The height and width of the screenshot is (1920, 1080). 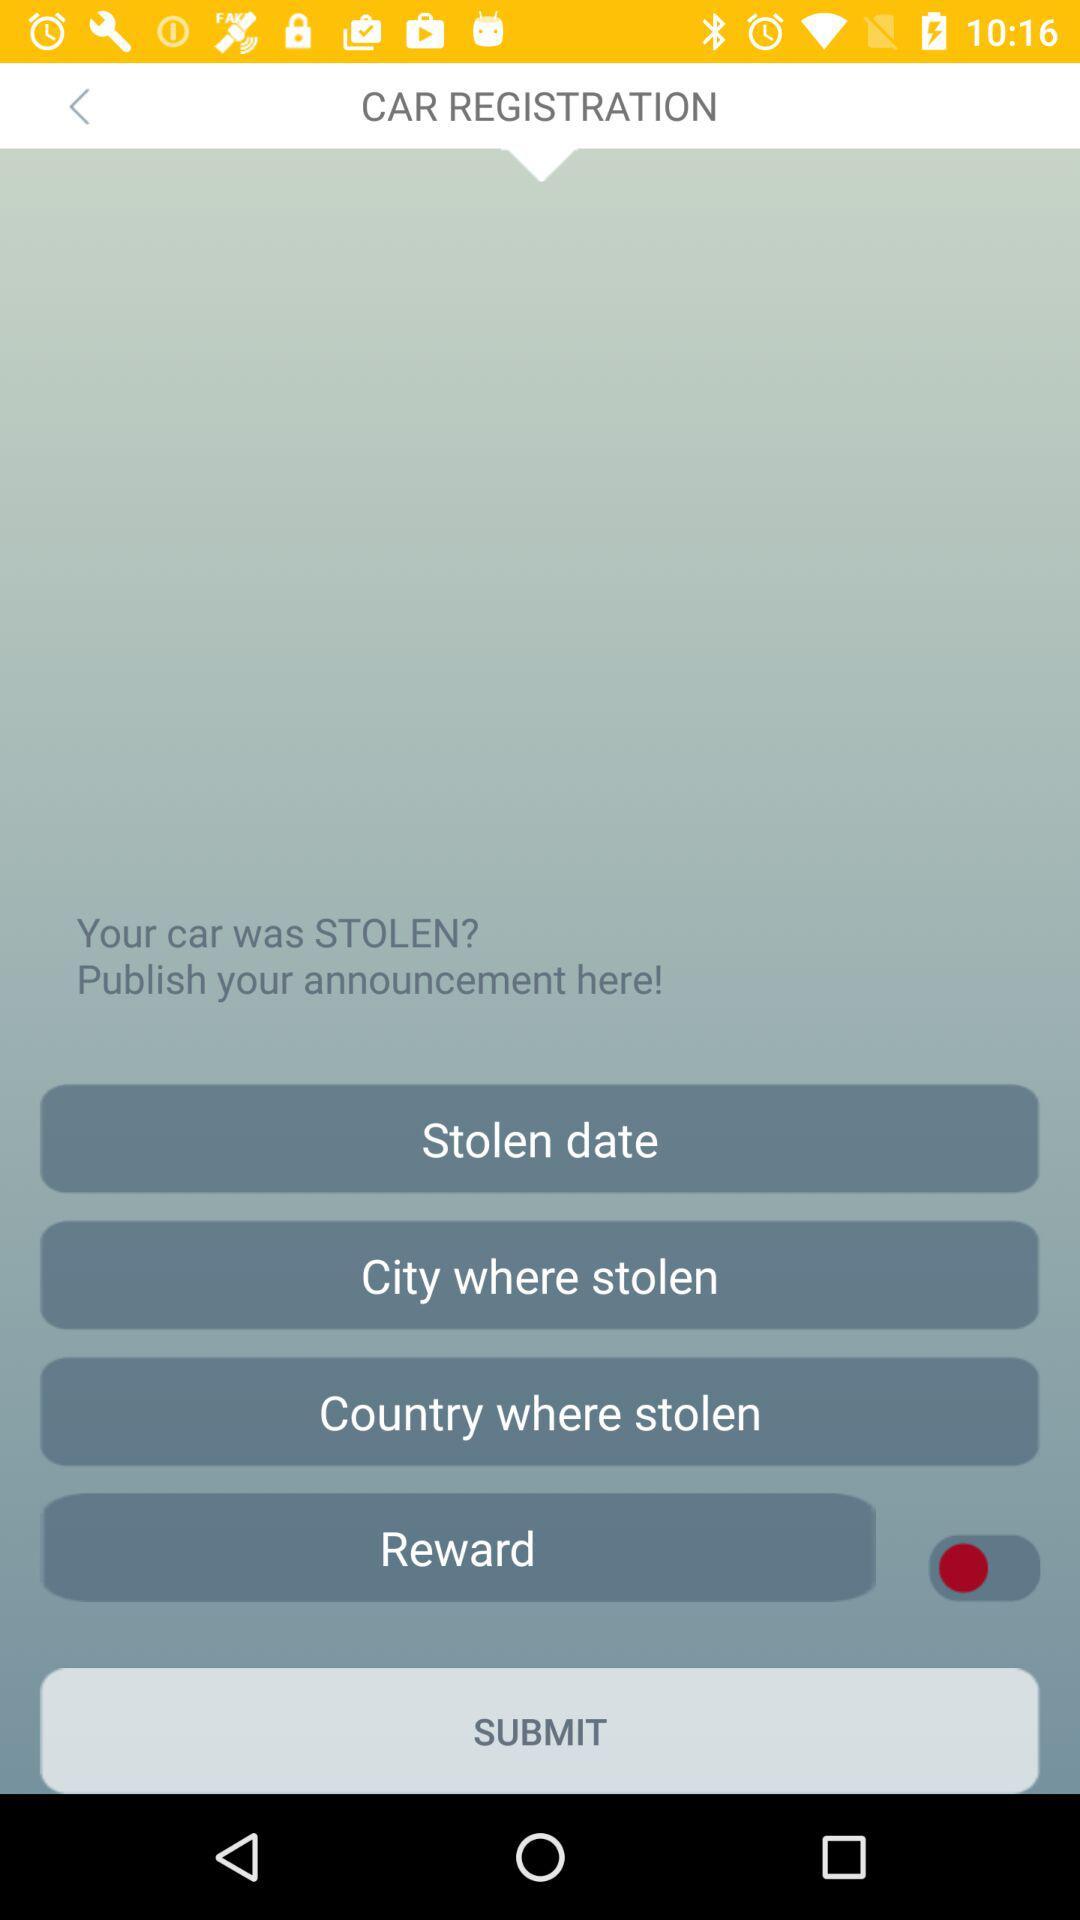 What do you see at coordinates (540, 1730) in the screenshot?
I see `submit` at bounding box center [540, 1730].